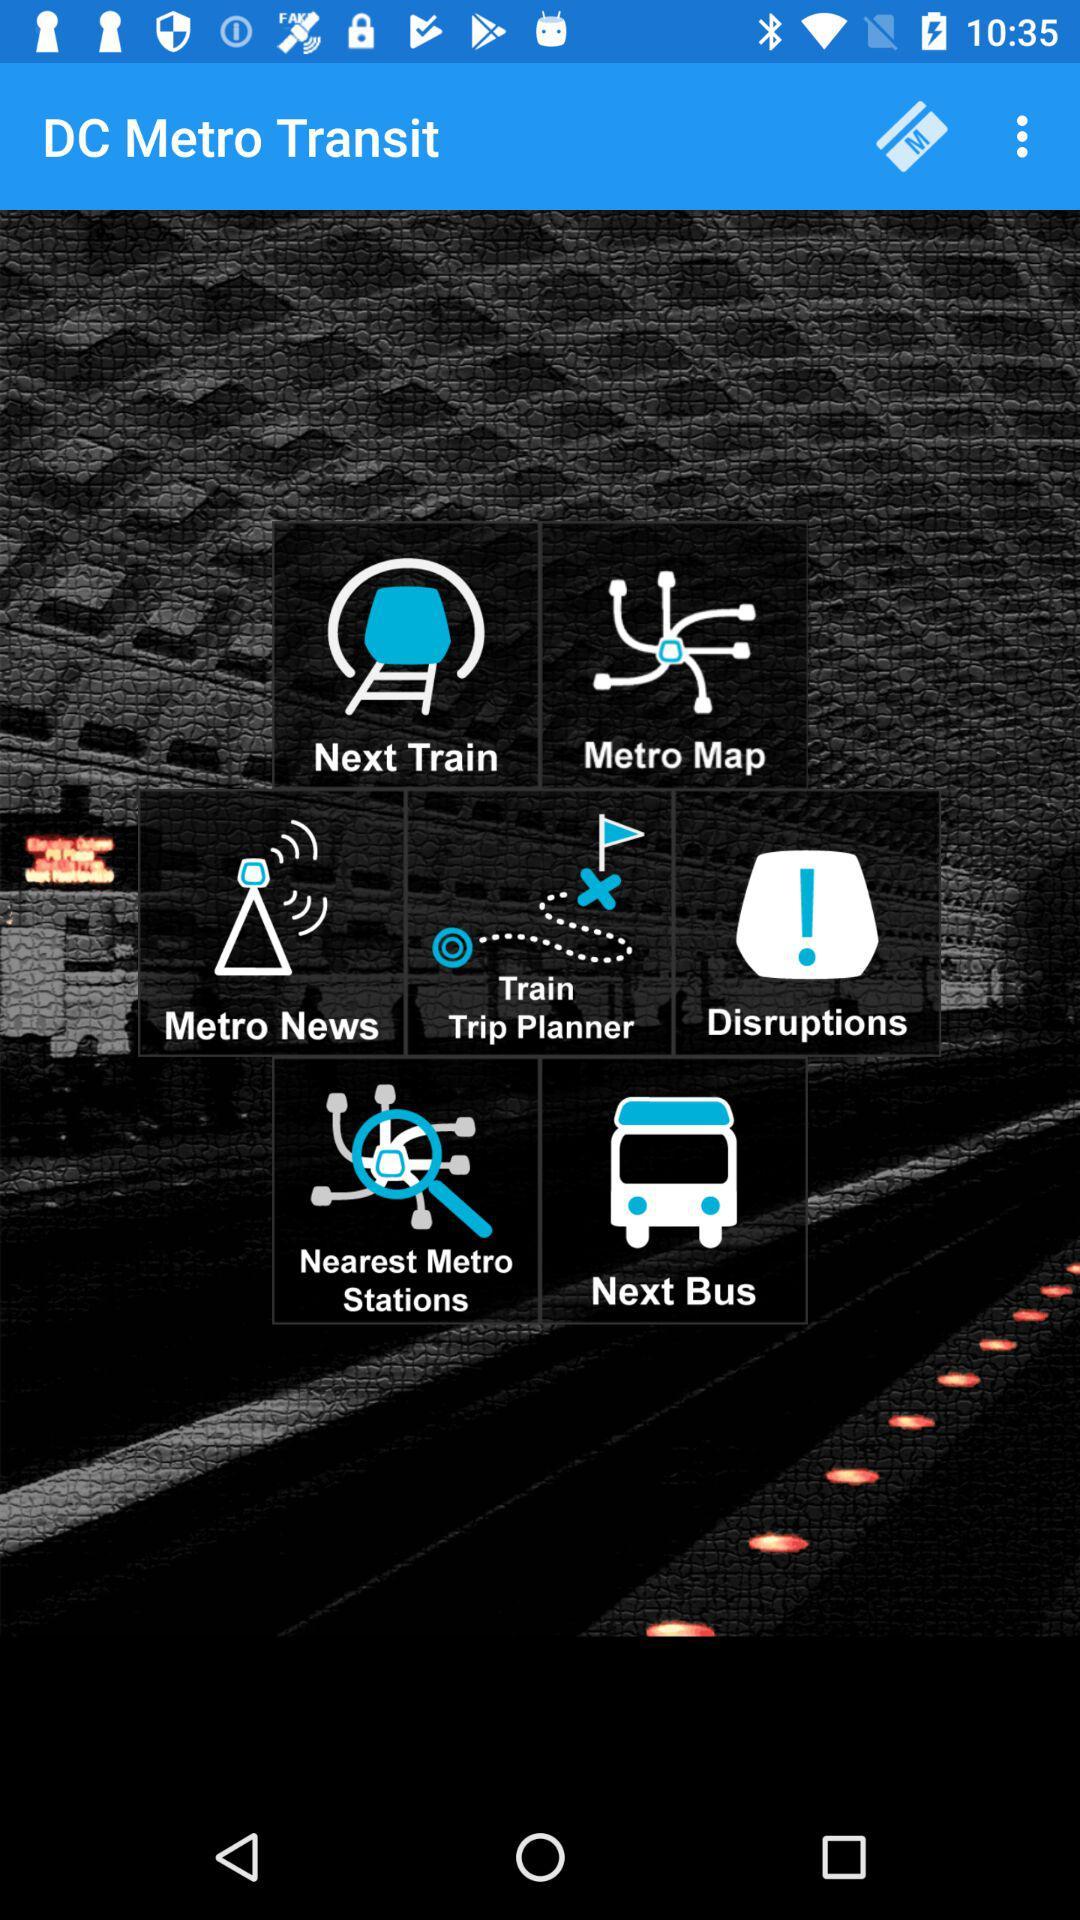 This screenshot has height=1920, width=1080. Describe the element at coordinates (806, 921) in the screenshot. I see `metro bus service disruptions` at that location.